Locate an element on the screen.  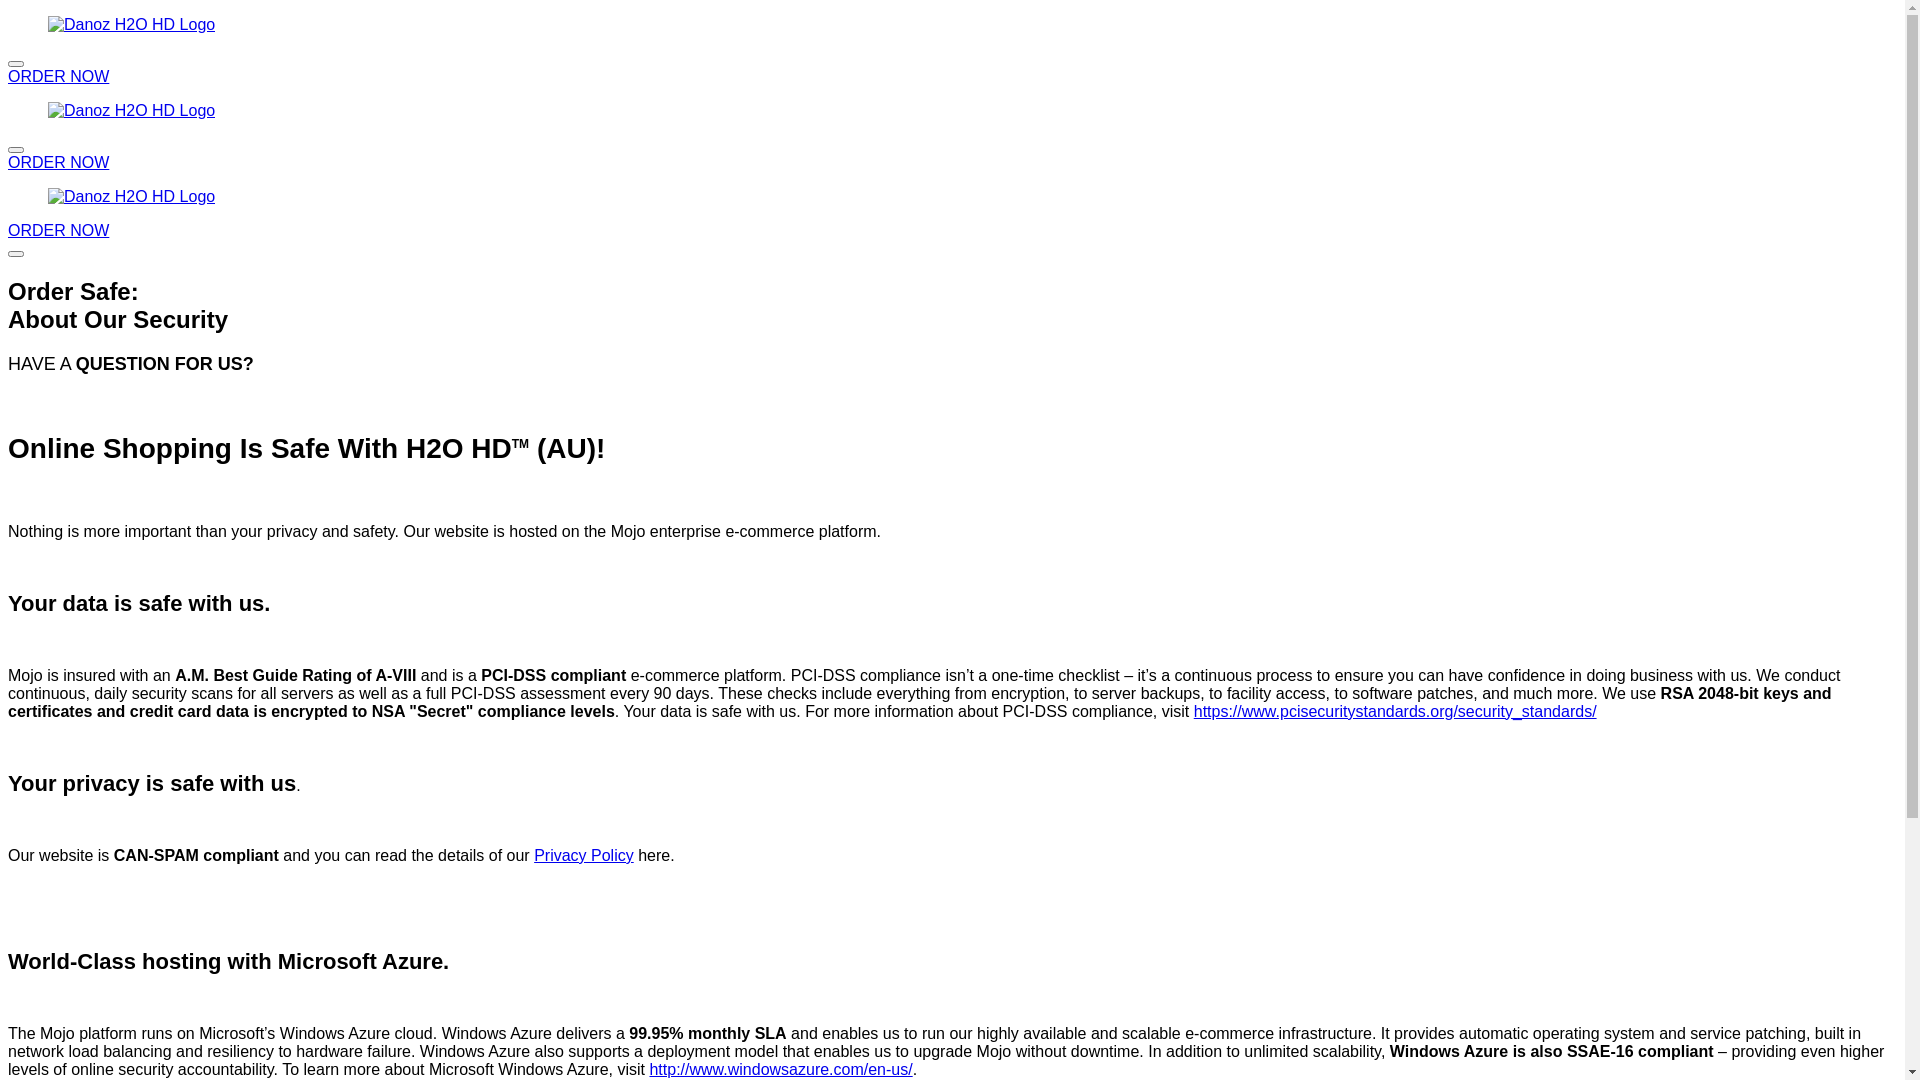
'ORDER NOW' is located at coordinates (8, 161).